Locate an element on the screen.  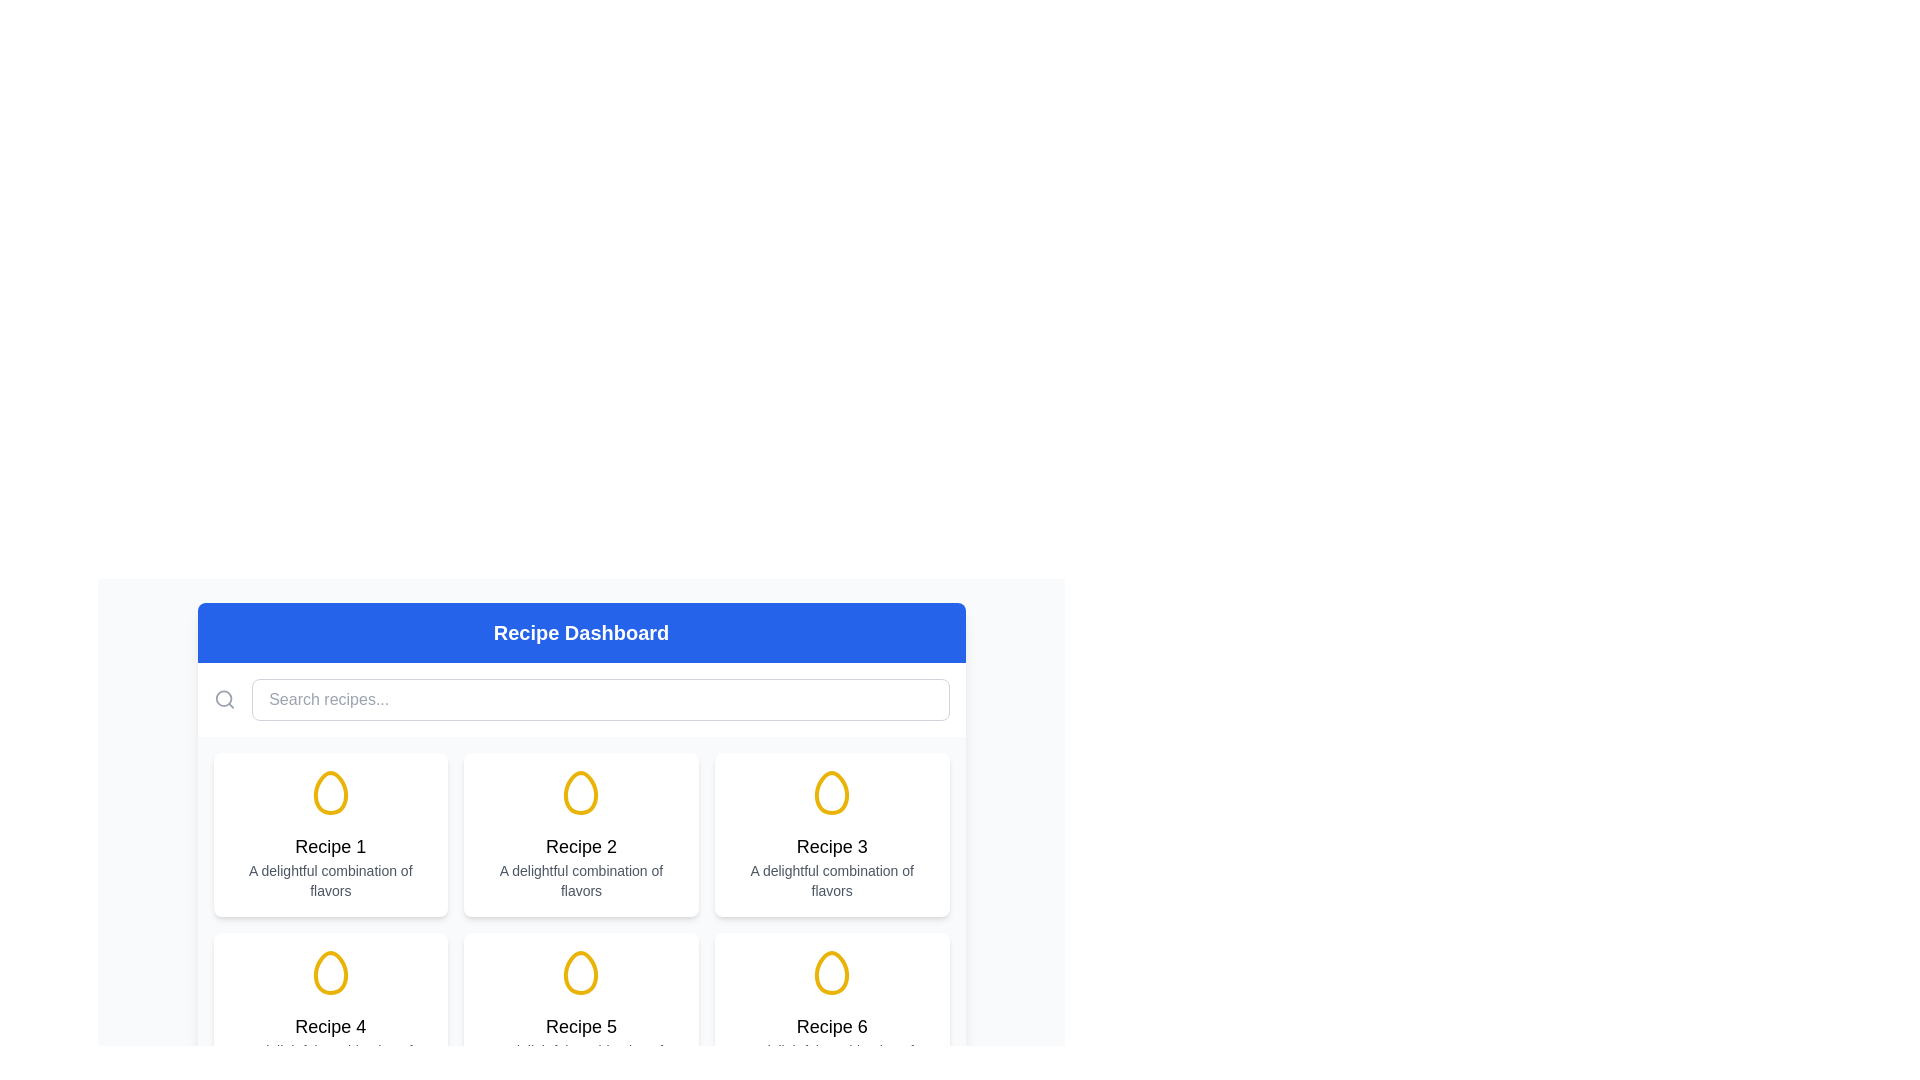
the Text Label element displaying 'A delightful combination of flavors', located directly below the 'Recipe 3' title is located at coordinates (832, 879).